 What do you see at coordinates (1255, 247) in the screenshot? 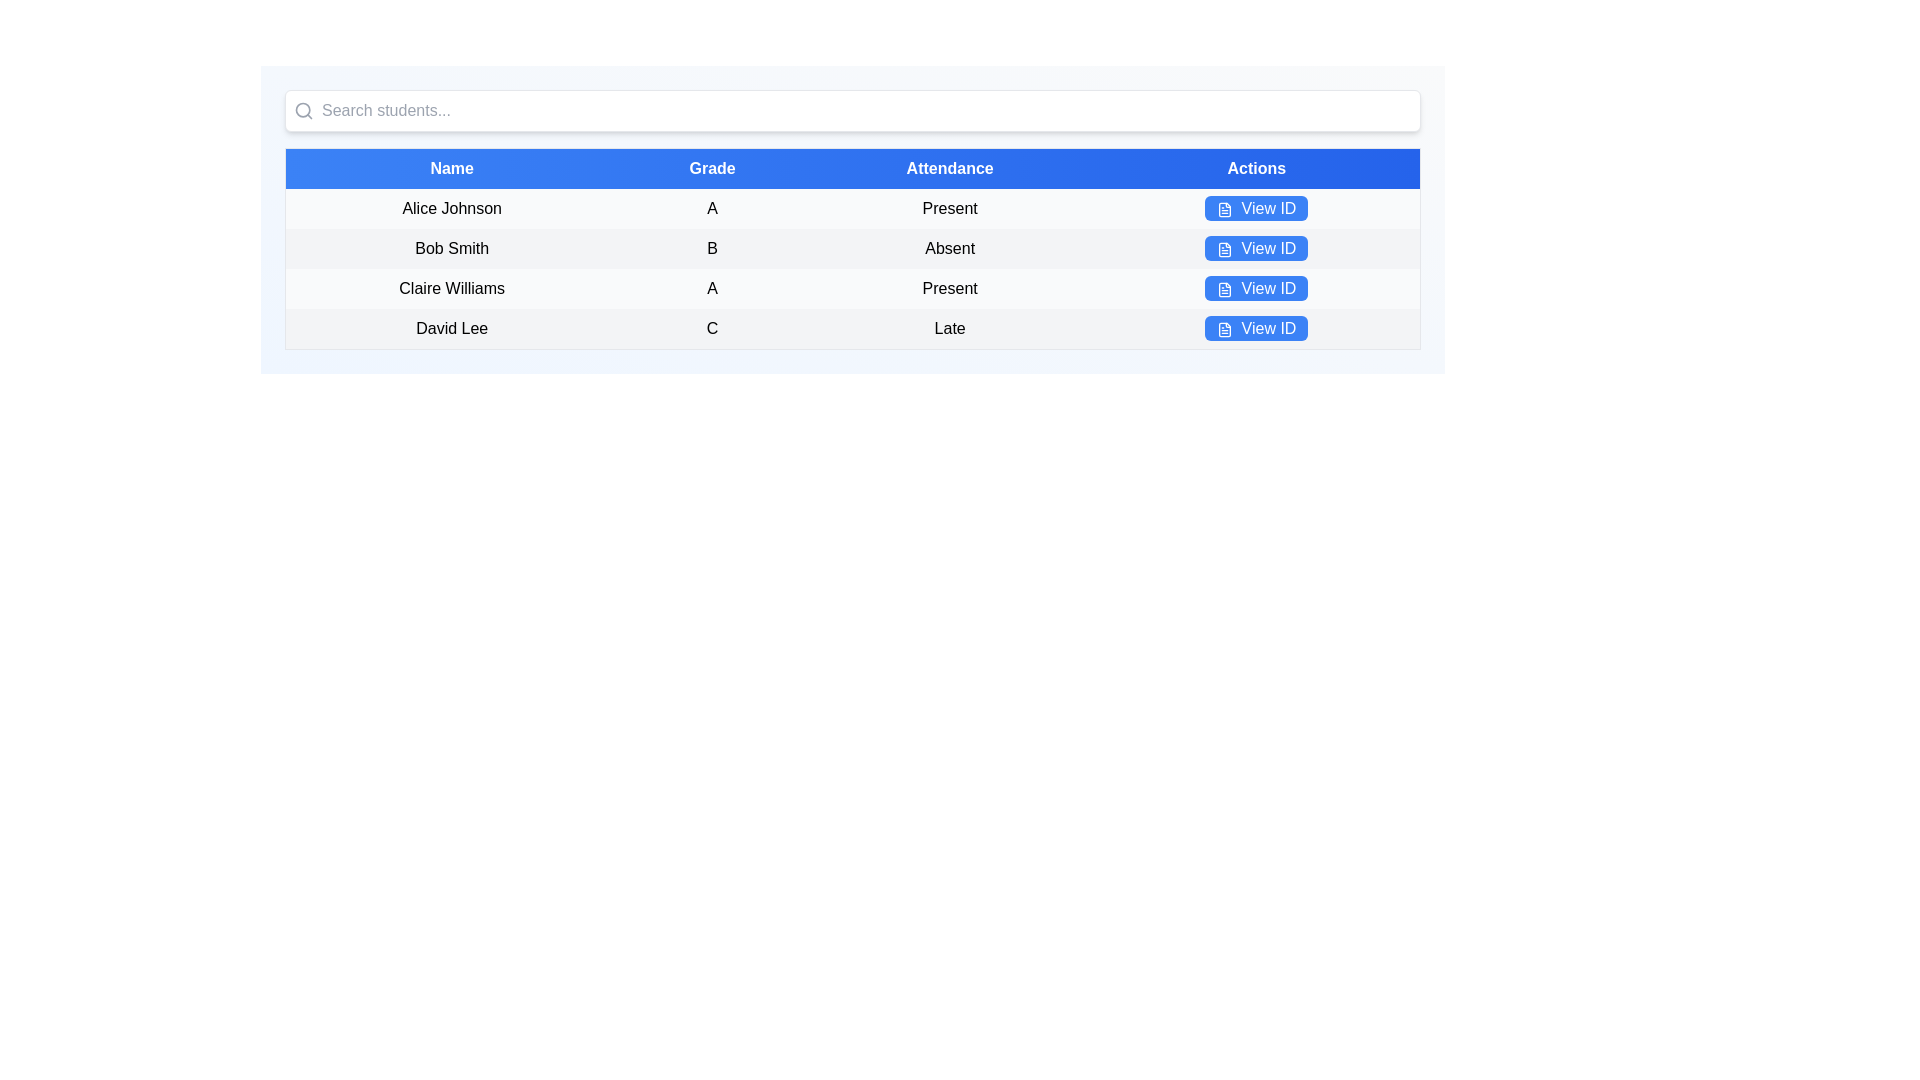
I see `the button in the fourth column under the 'Actions' header in the second row` at bounding box center [1255, 247].